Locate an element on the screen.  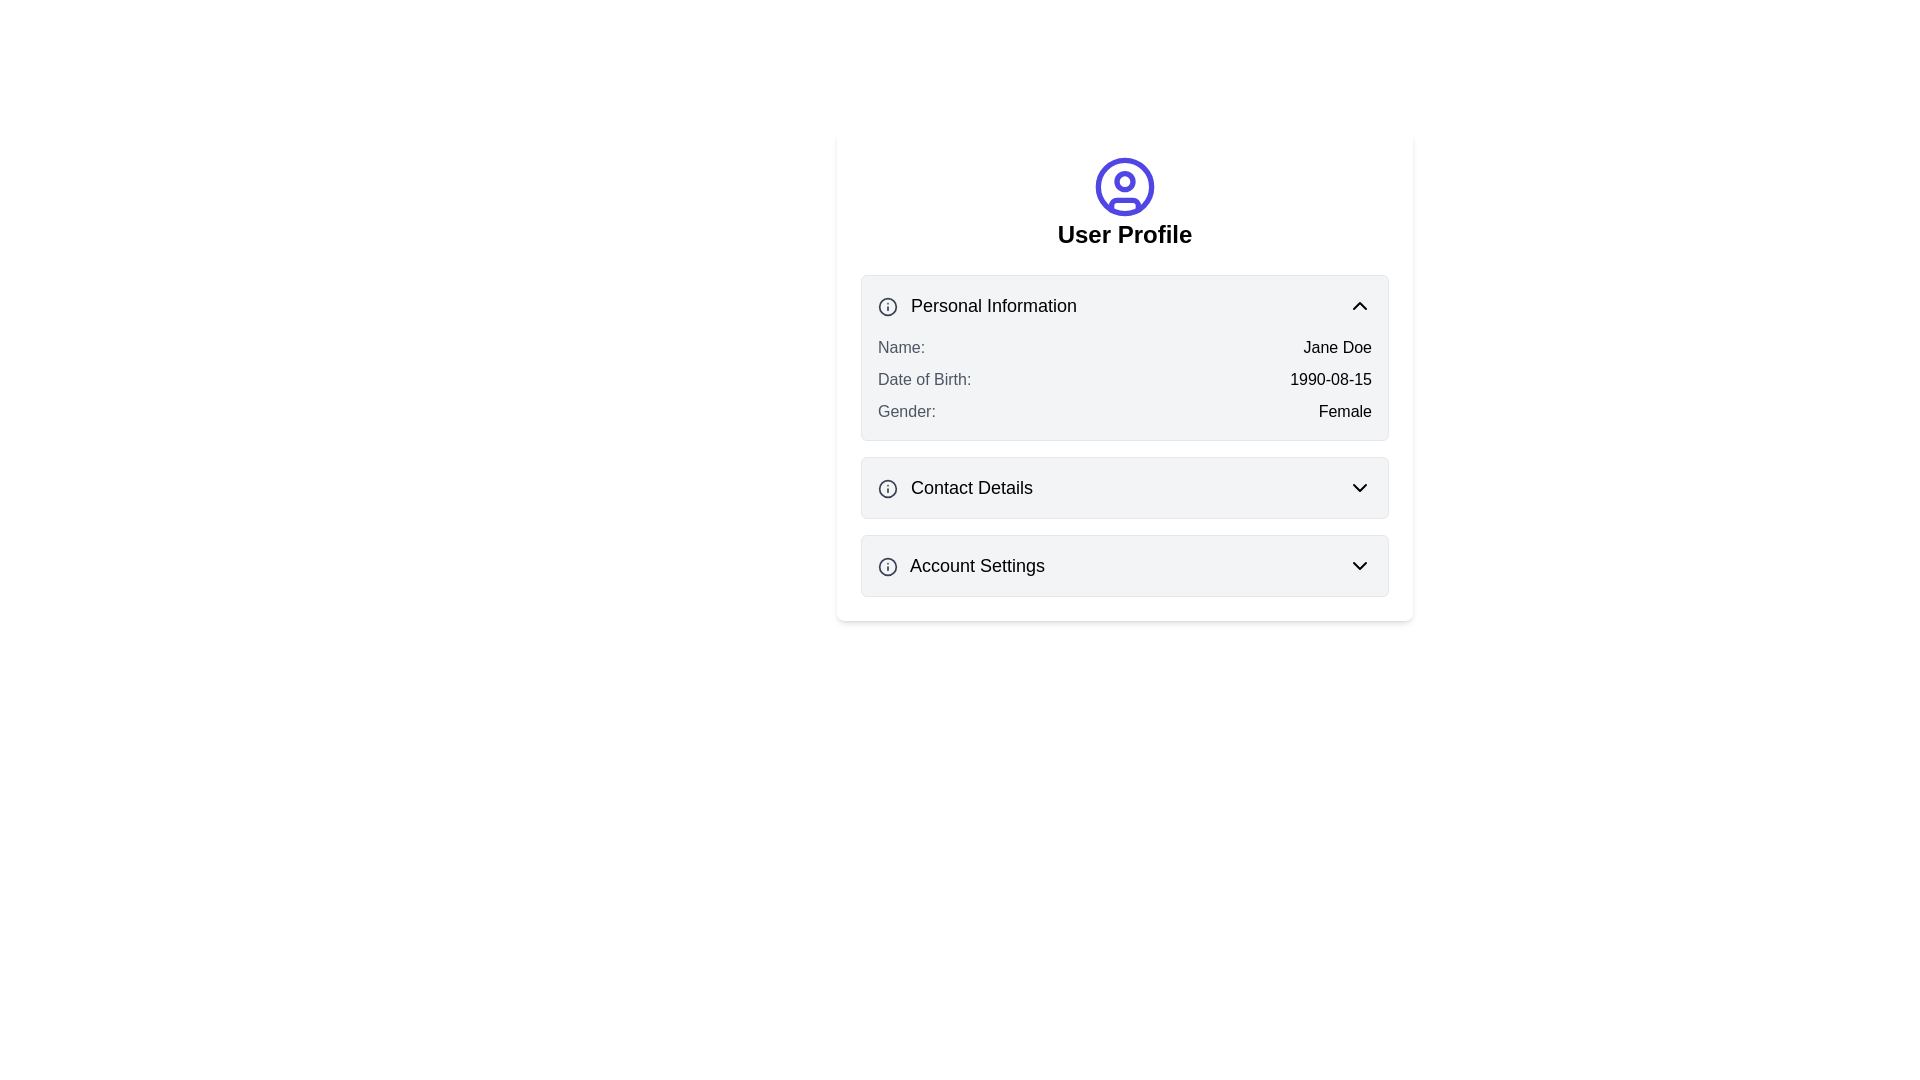
the 'Contact Details' text label, which is styled with medium-sized, bold font and is located under the 'Personal Information' section is located at coordinates (954, 488).